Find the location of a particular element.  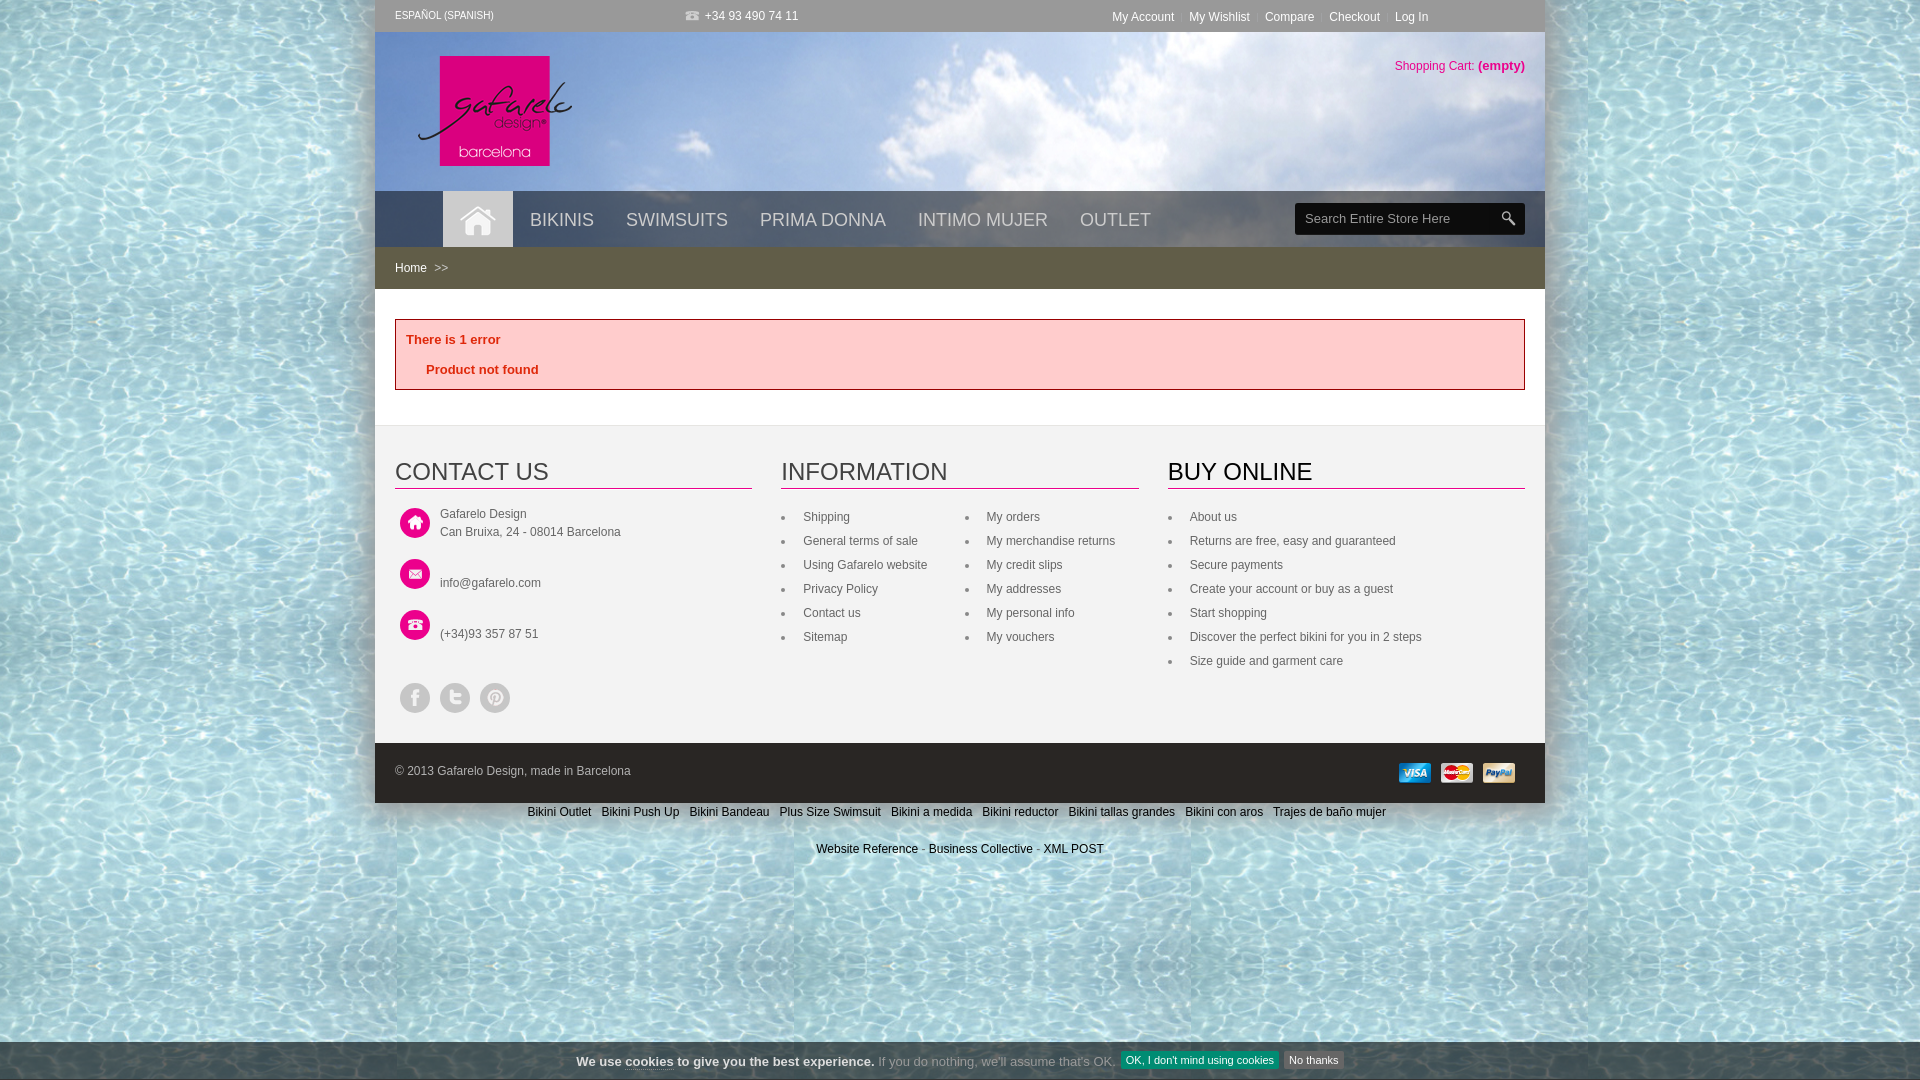

'Bikini tallas grandes' is located at coordinates (1067, 812).